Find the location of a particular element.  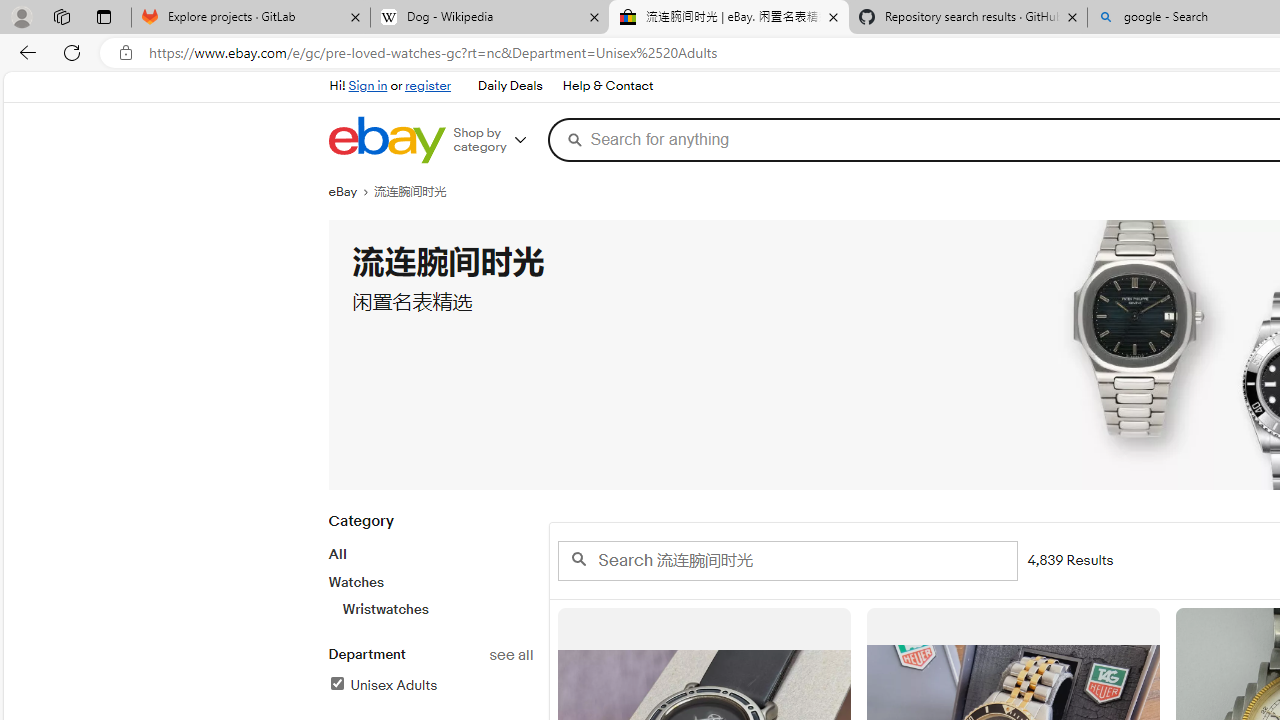

'Help & Contact' is located at coordinates (605, 85).